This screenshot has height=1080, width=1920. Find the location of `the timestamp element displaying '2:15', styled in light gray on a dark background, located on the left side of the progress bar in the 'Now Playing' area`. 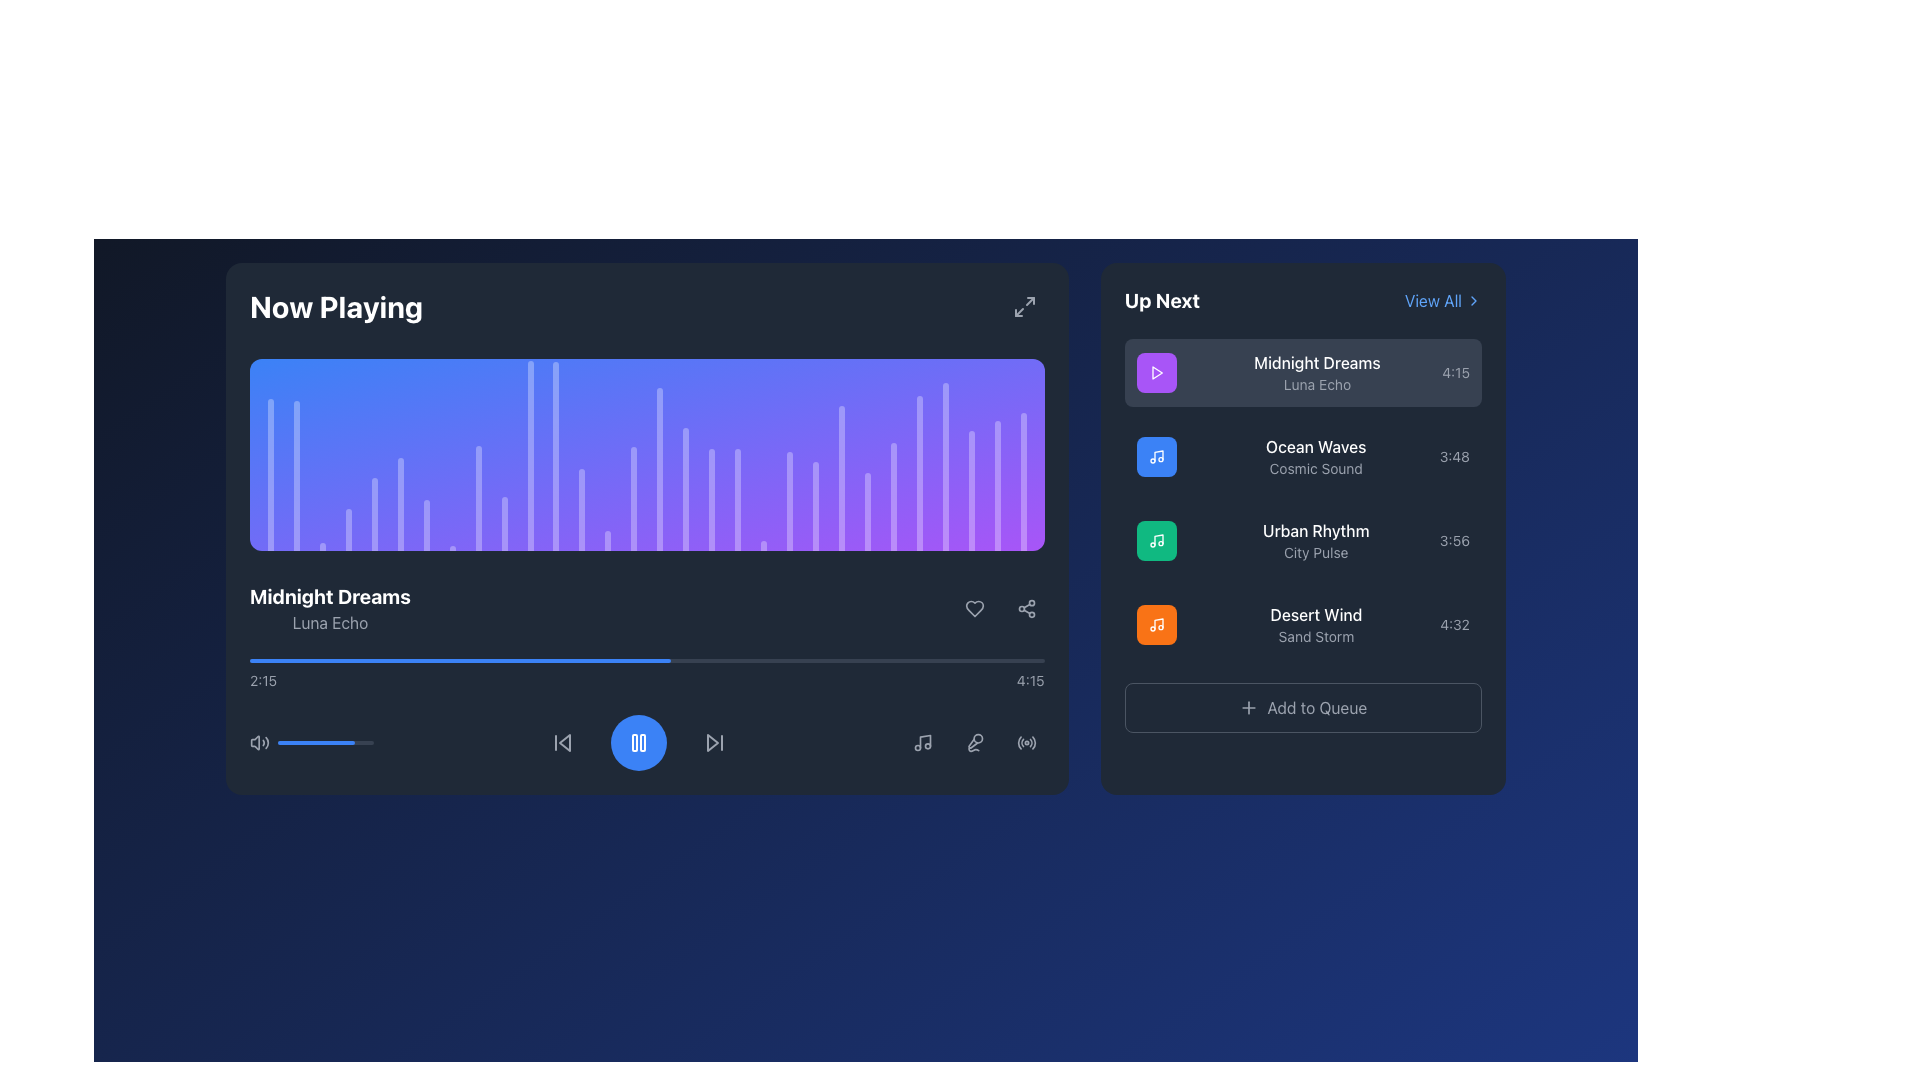

the timestamp element displaying '2:15', styled in light gray on a dark background, located on the left side of the progress bar in the 'Now Playing' area is located at coordinates (262, 680).